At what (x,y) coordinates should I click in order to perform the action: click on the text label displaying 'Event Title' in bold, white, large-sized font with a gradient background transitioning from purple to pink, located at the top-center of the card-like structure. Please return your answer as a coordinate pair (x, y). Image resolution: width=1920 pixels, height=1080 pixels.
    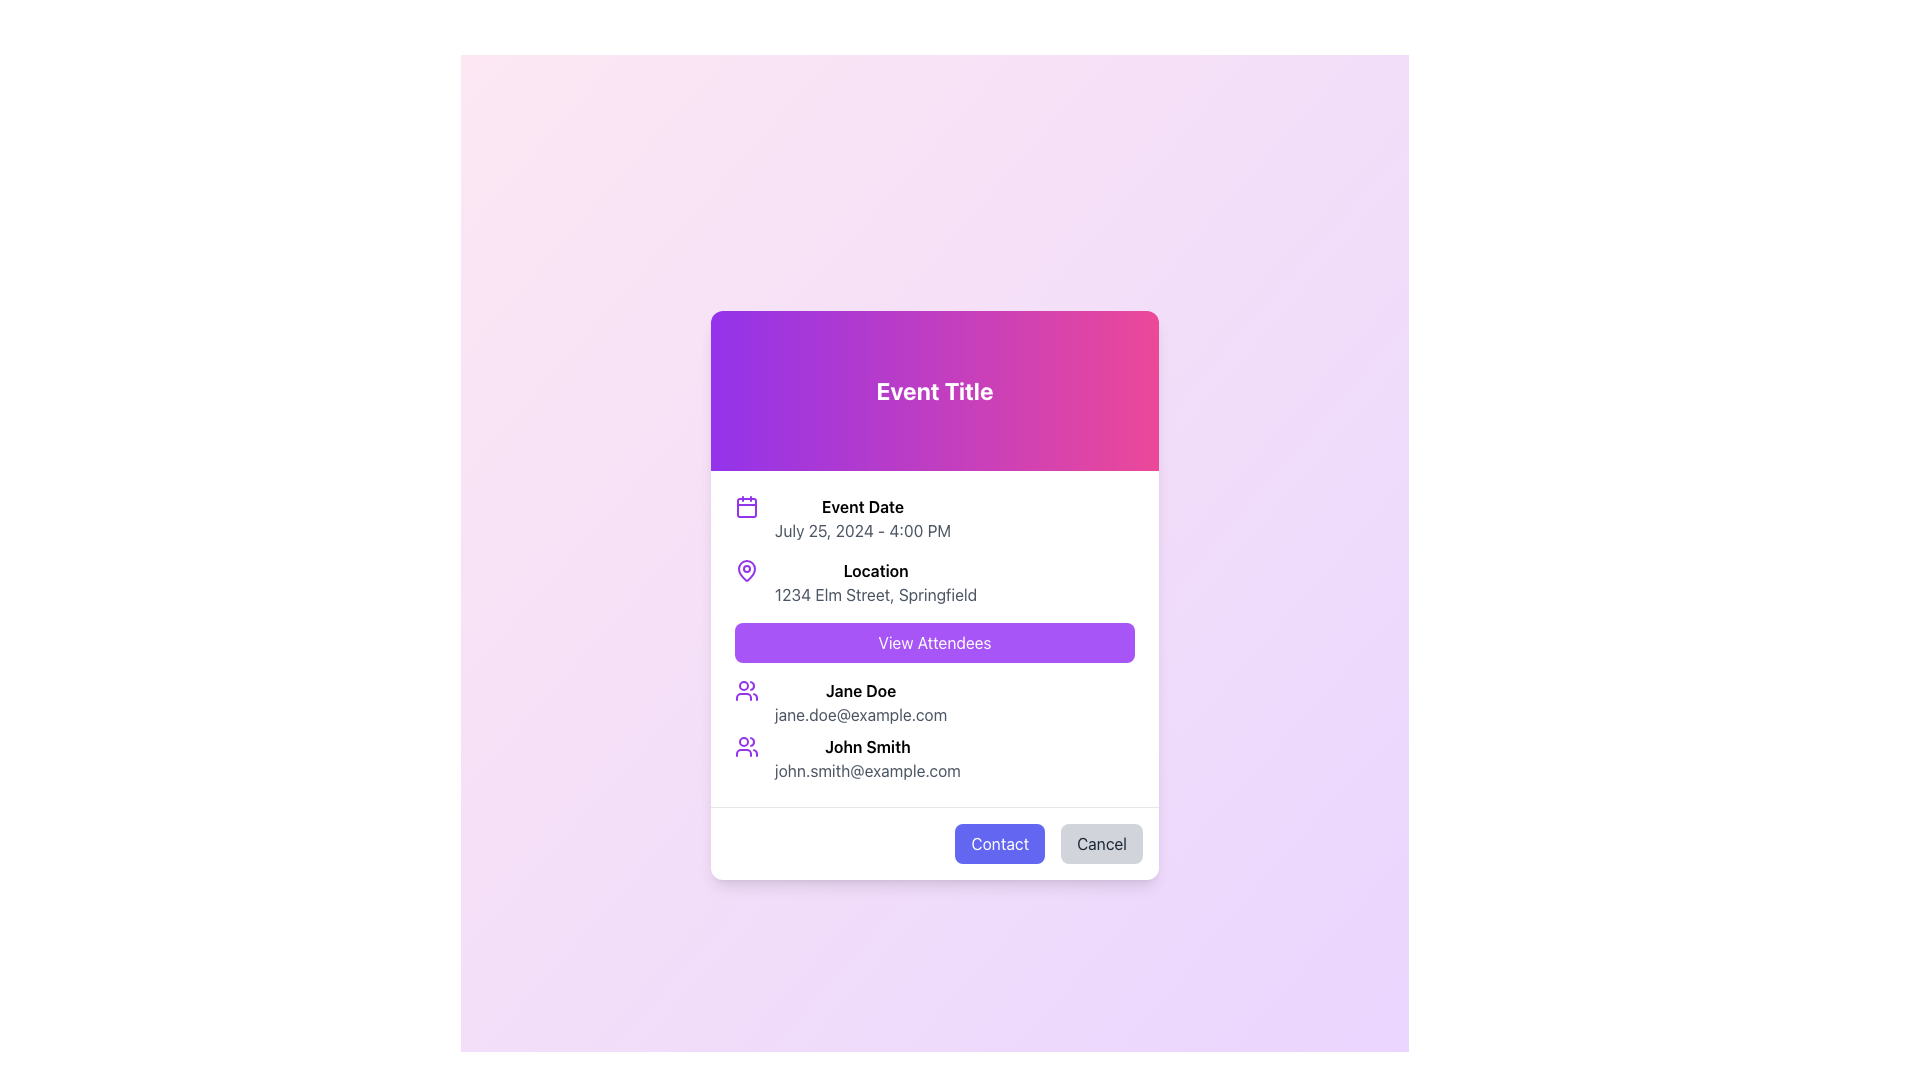
    Looking at the image, I should click on (934, 390).